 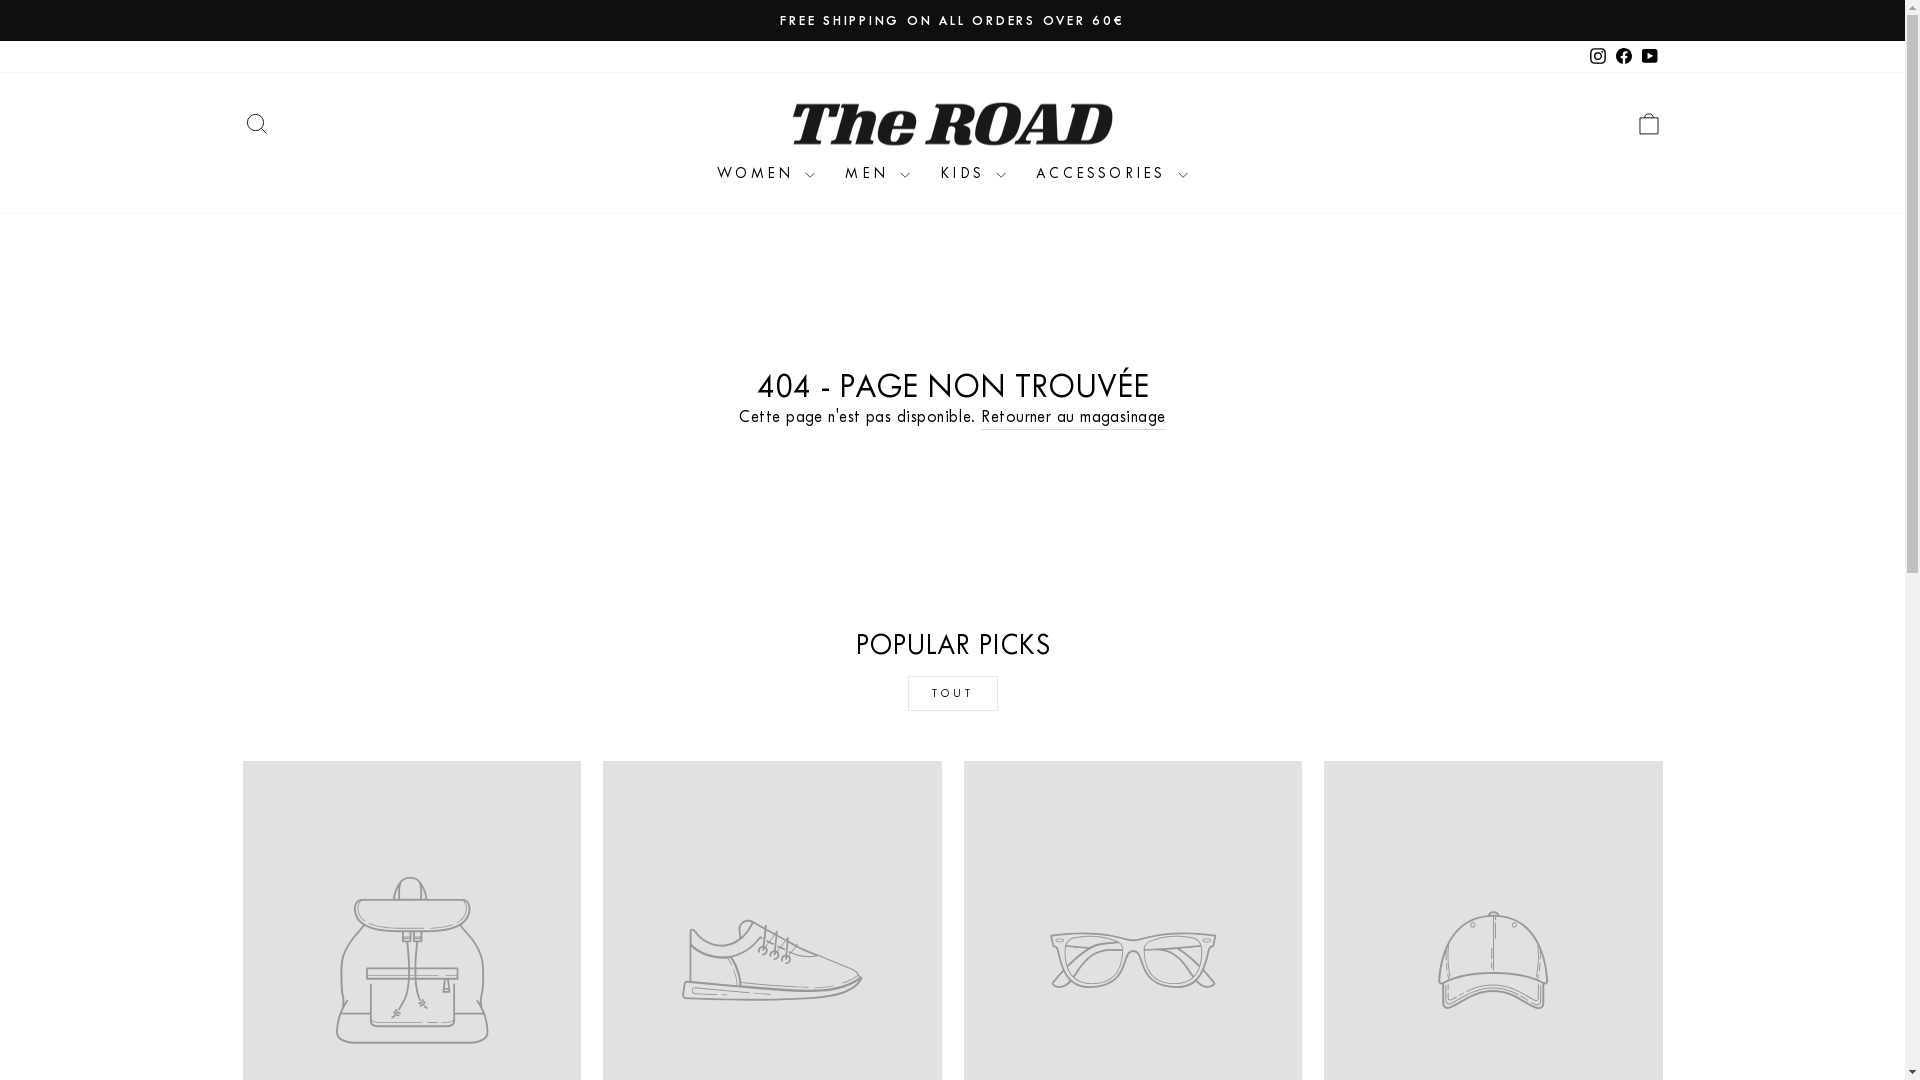 What do you see at coordinates (1622, 55) in the screenshot?
I see `'Facebook'` at bounding box center [1622, 55].